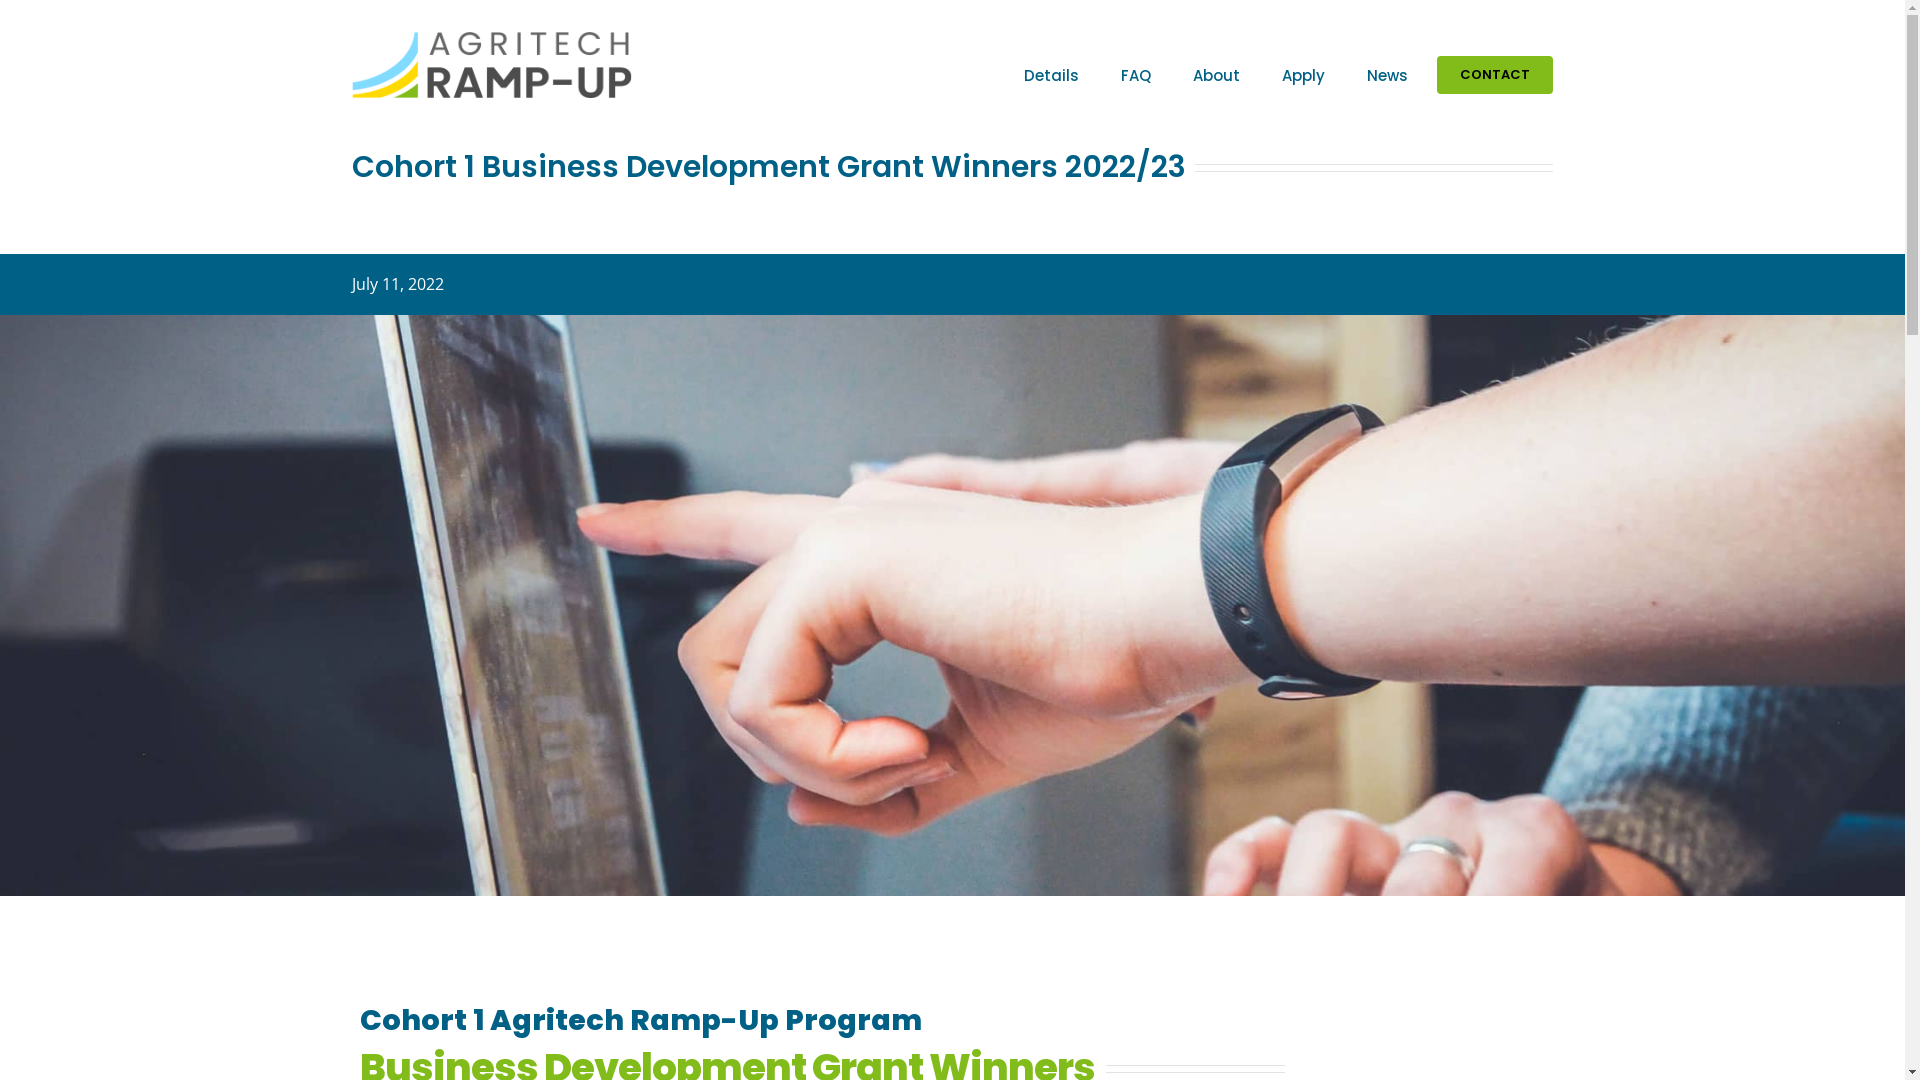 The image size is (1920, 1080). Describe the element at coordinates (1011, 73) in the screenshot. I see `'Details'` at that location.